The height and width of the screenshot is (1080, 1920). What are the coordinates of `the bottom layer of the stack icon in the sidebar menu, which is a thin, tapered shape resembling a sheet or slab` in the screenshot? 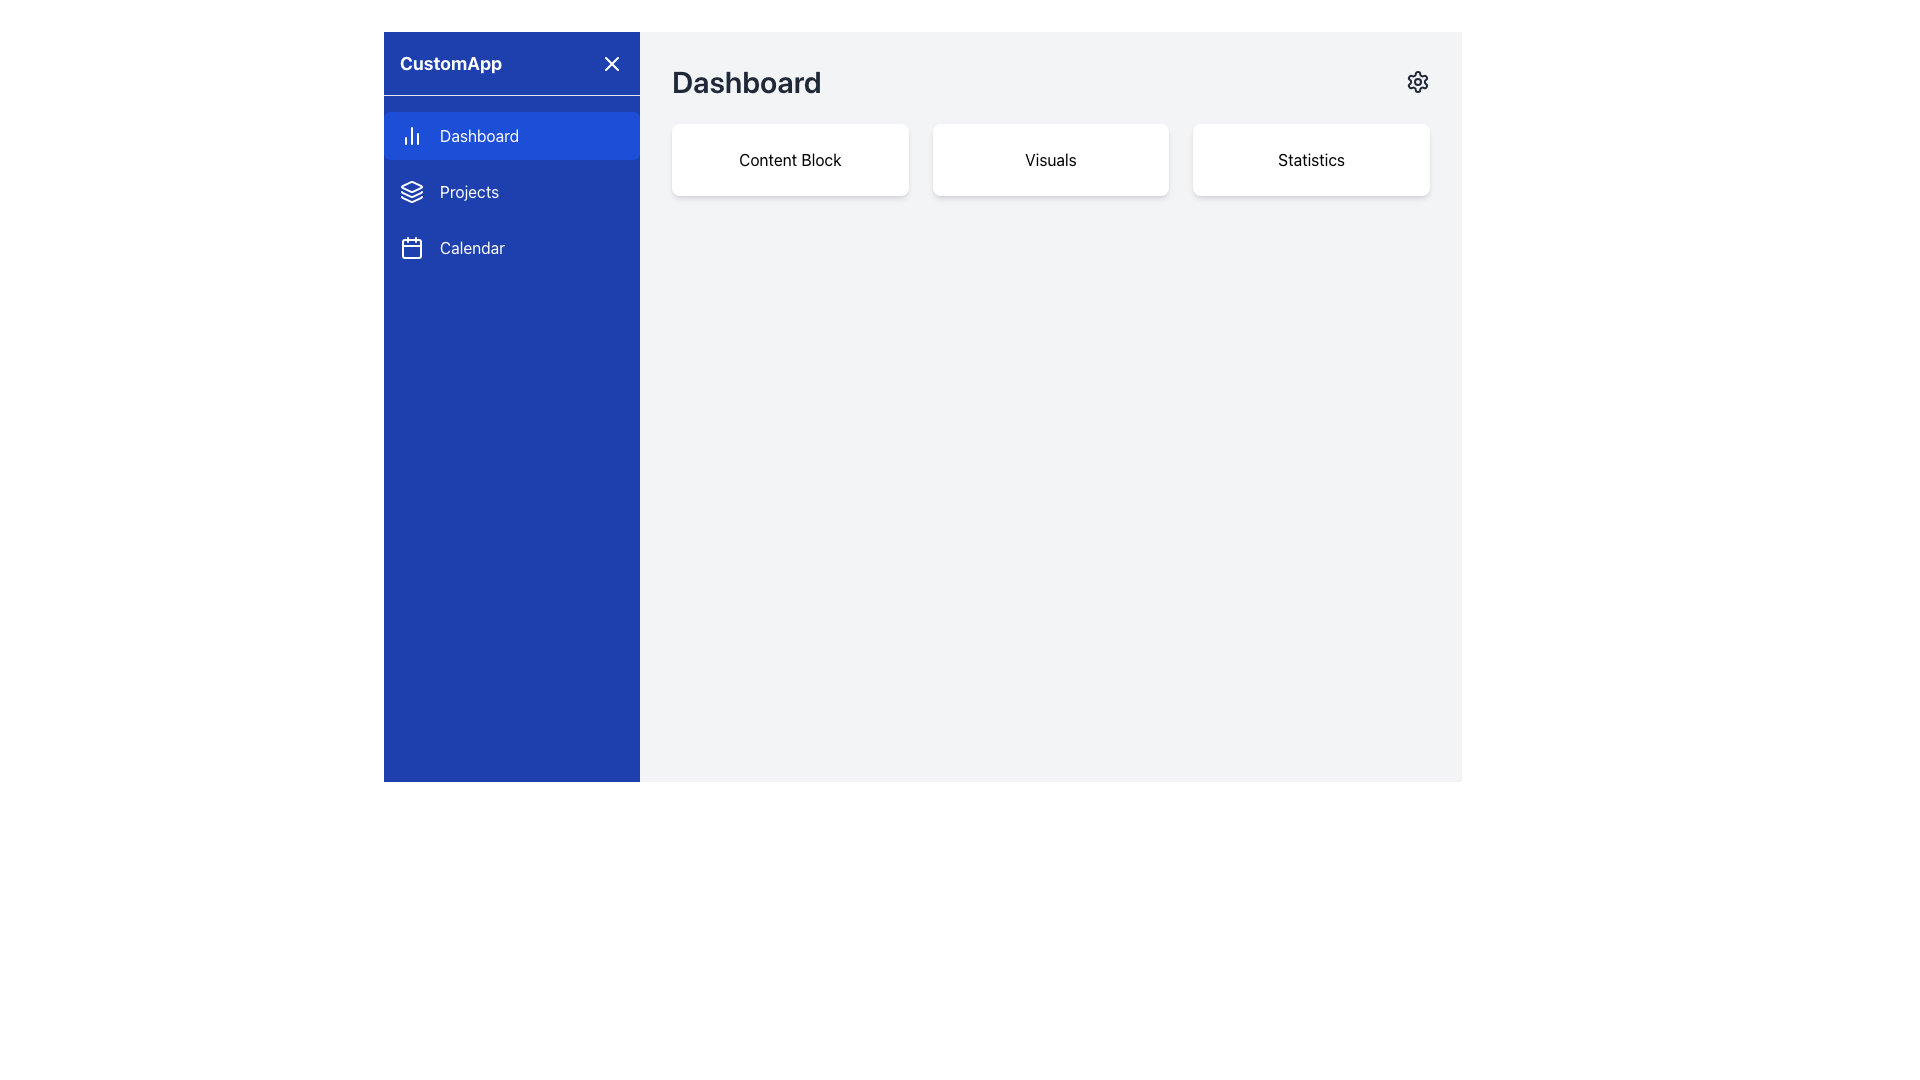 It's located at (411, 199).